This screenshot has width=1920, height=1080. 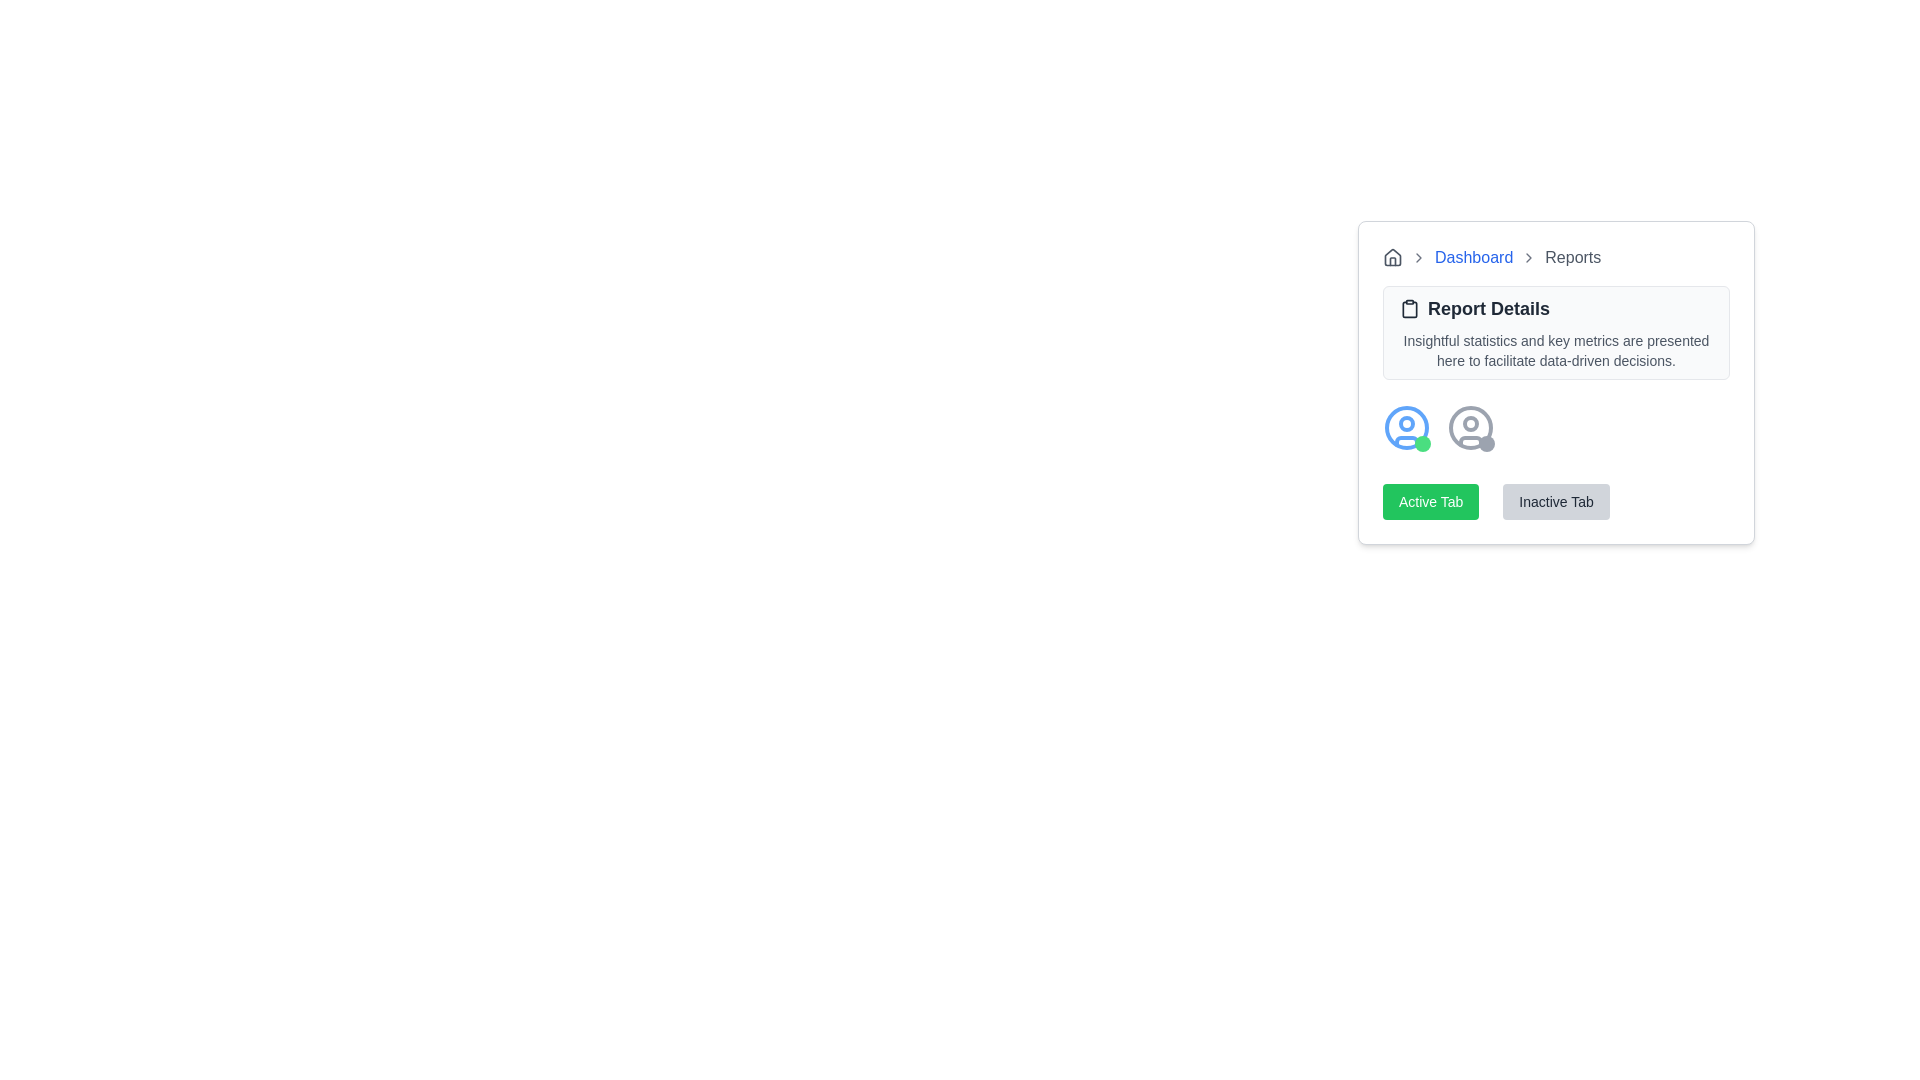 I want to click on the static text label indicating the current section in the breadcrumb navigation bar, which is the rightmost text item following the 'Dashboard' link and a chevron-right icon, so click(x=1572, y=257).